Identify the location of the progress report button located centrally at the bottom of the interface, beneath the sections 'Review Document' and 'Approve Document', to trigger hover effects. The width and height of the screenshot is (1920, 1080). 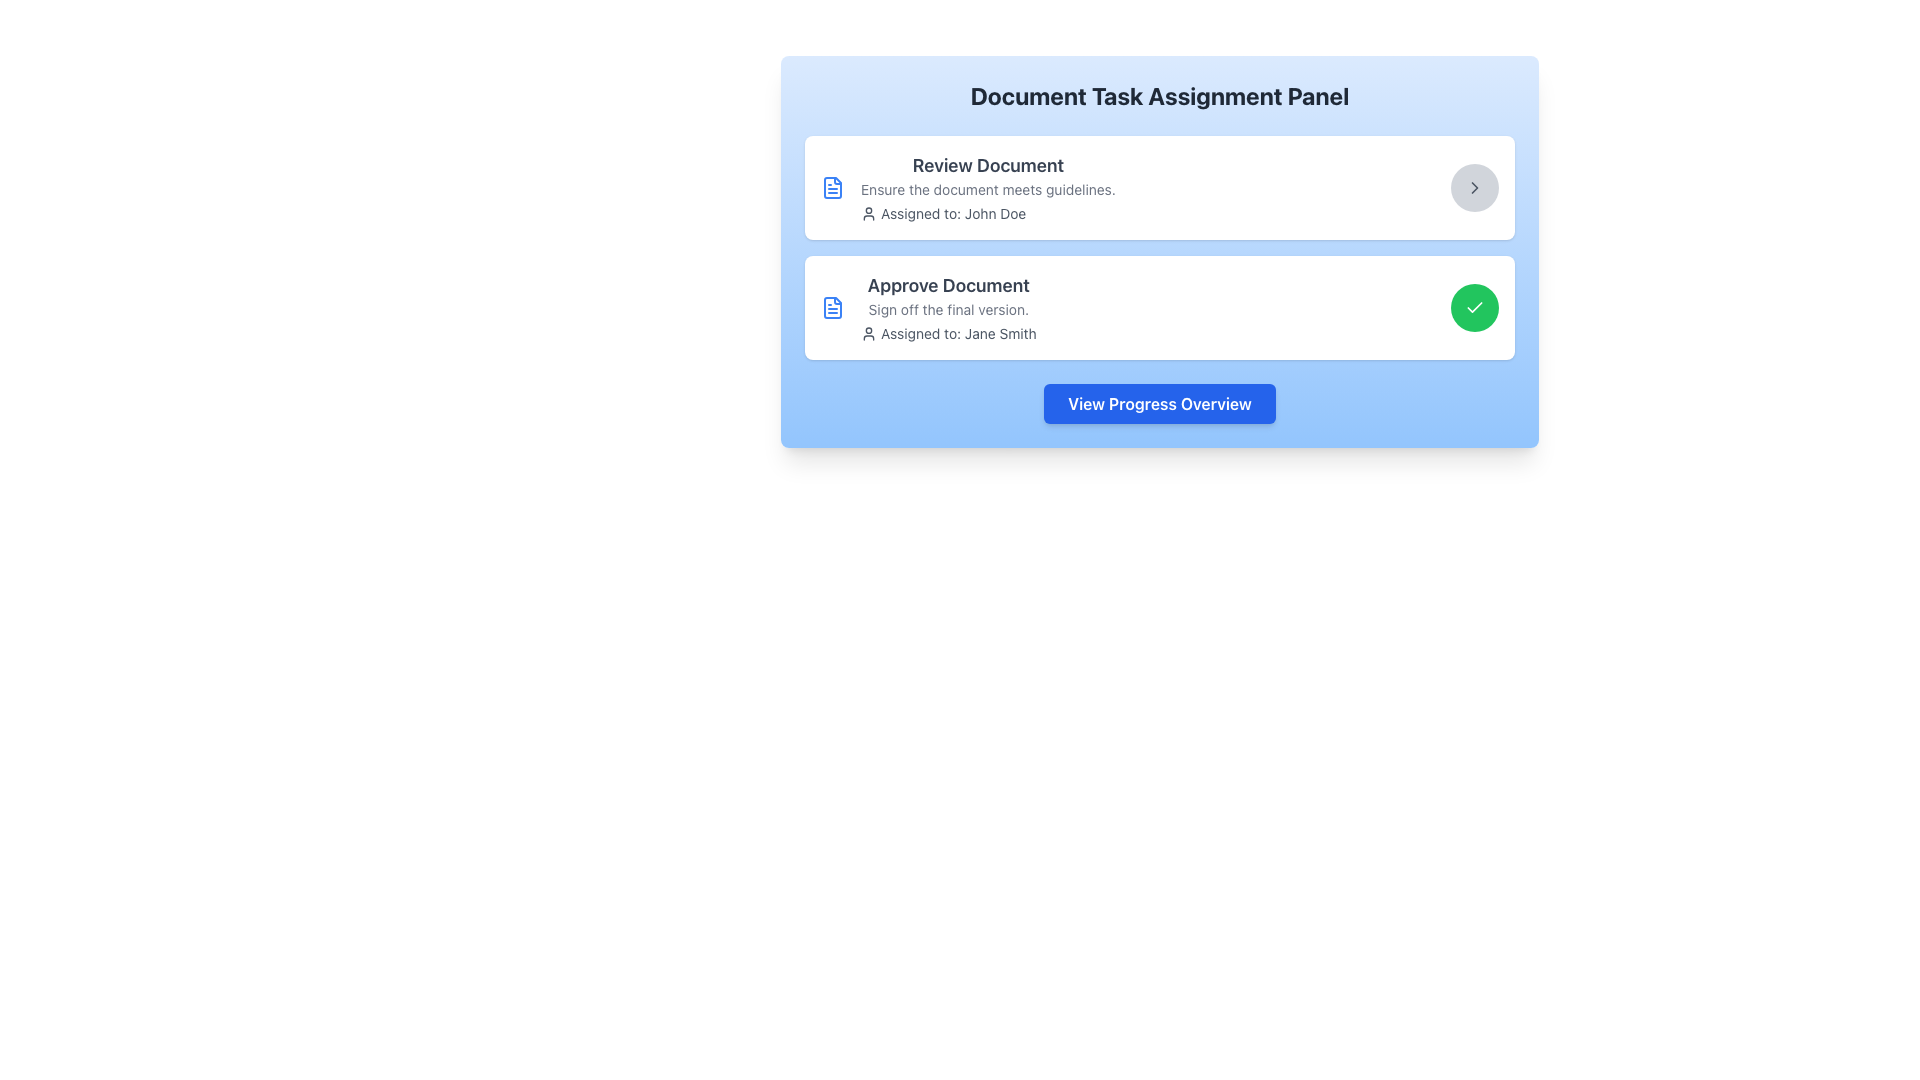
(1160, 404).